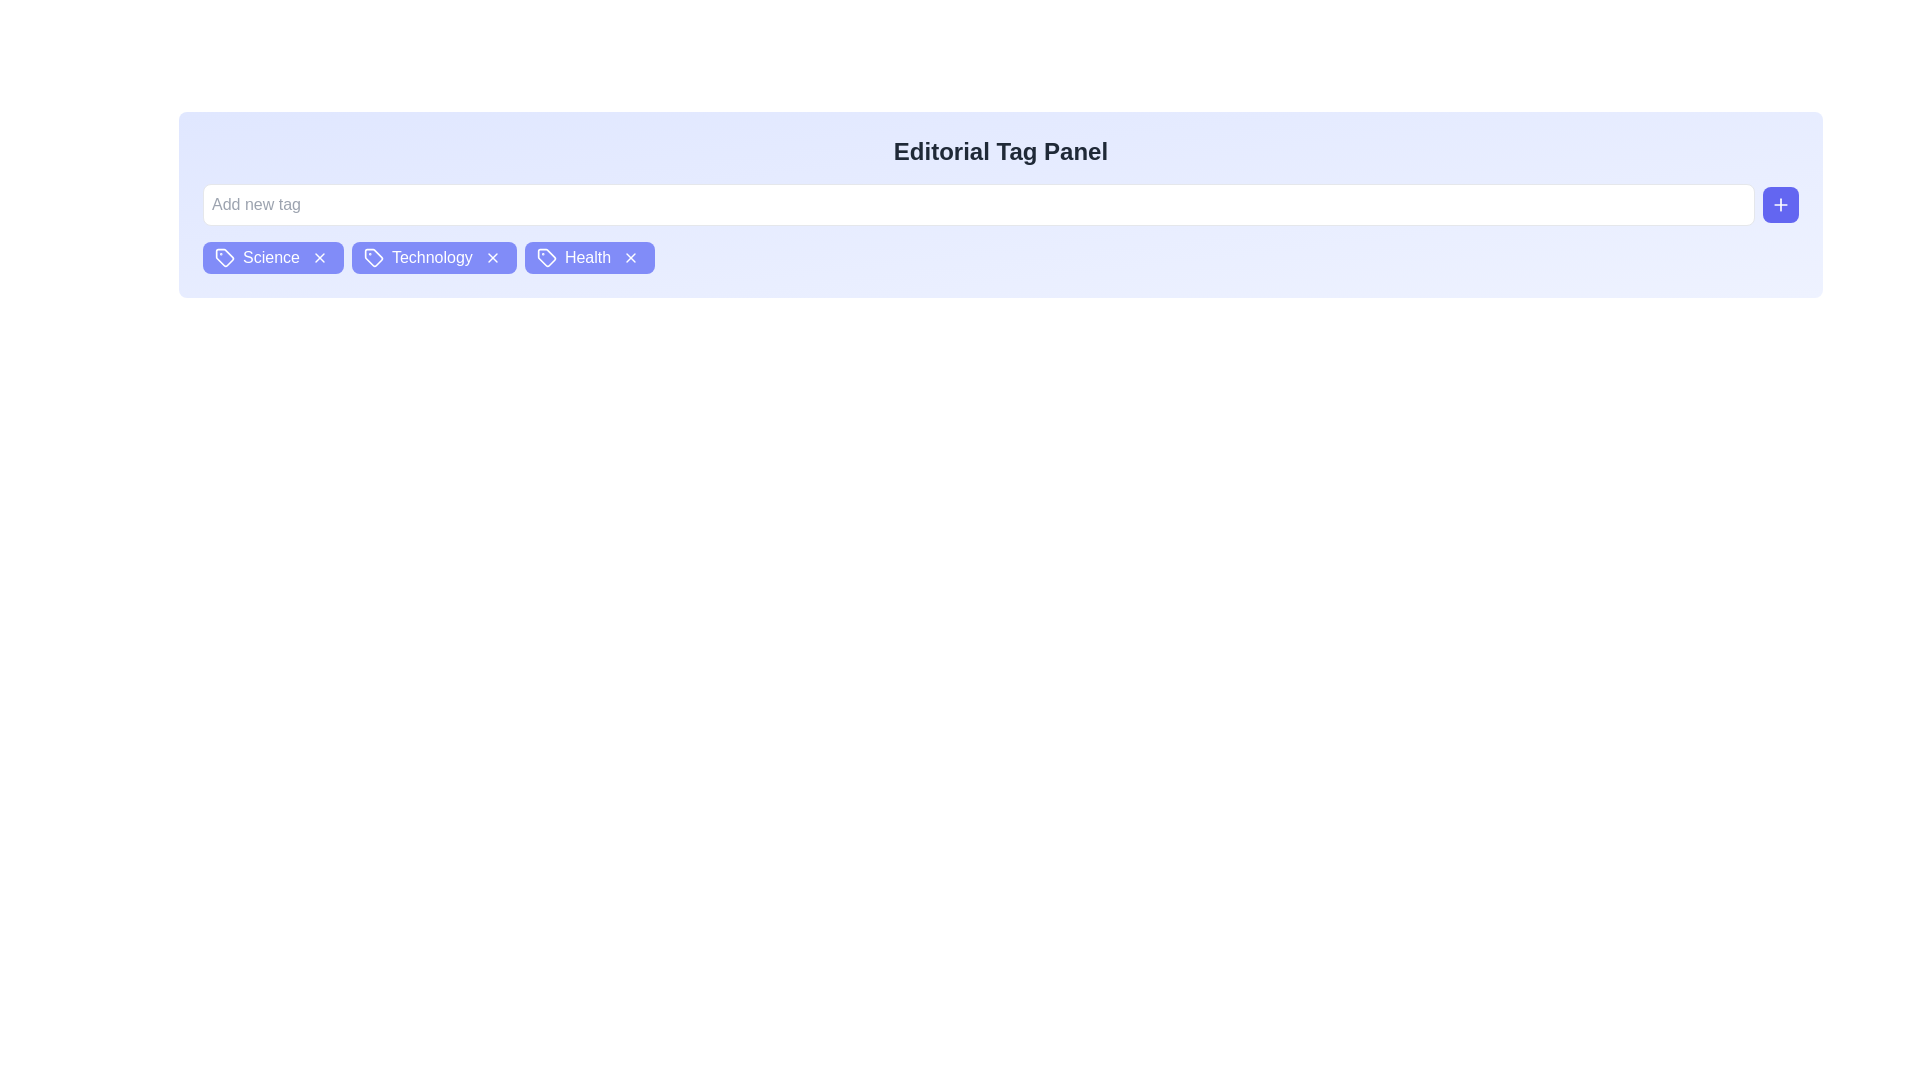 The image size is (1920, 1080). What do you see at coordinates (318, 257) in the screenshot?
I see `the close button located immediately to the right of the 'Science' tag to change its background color` at bounding box center [318, 257].